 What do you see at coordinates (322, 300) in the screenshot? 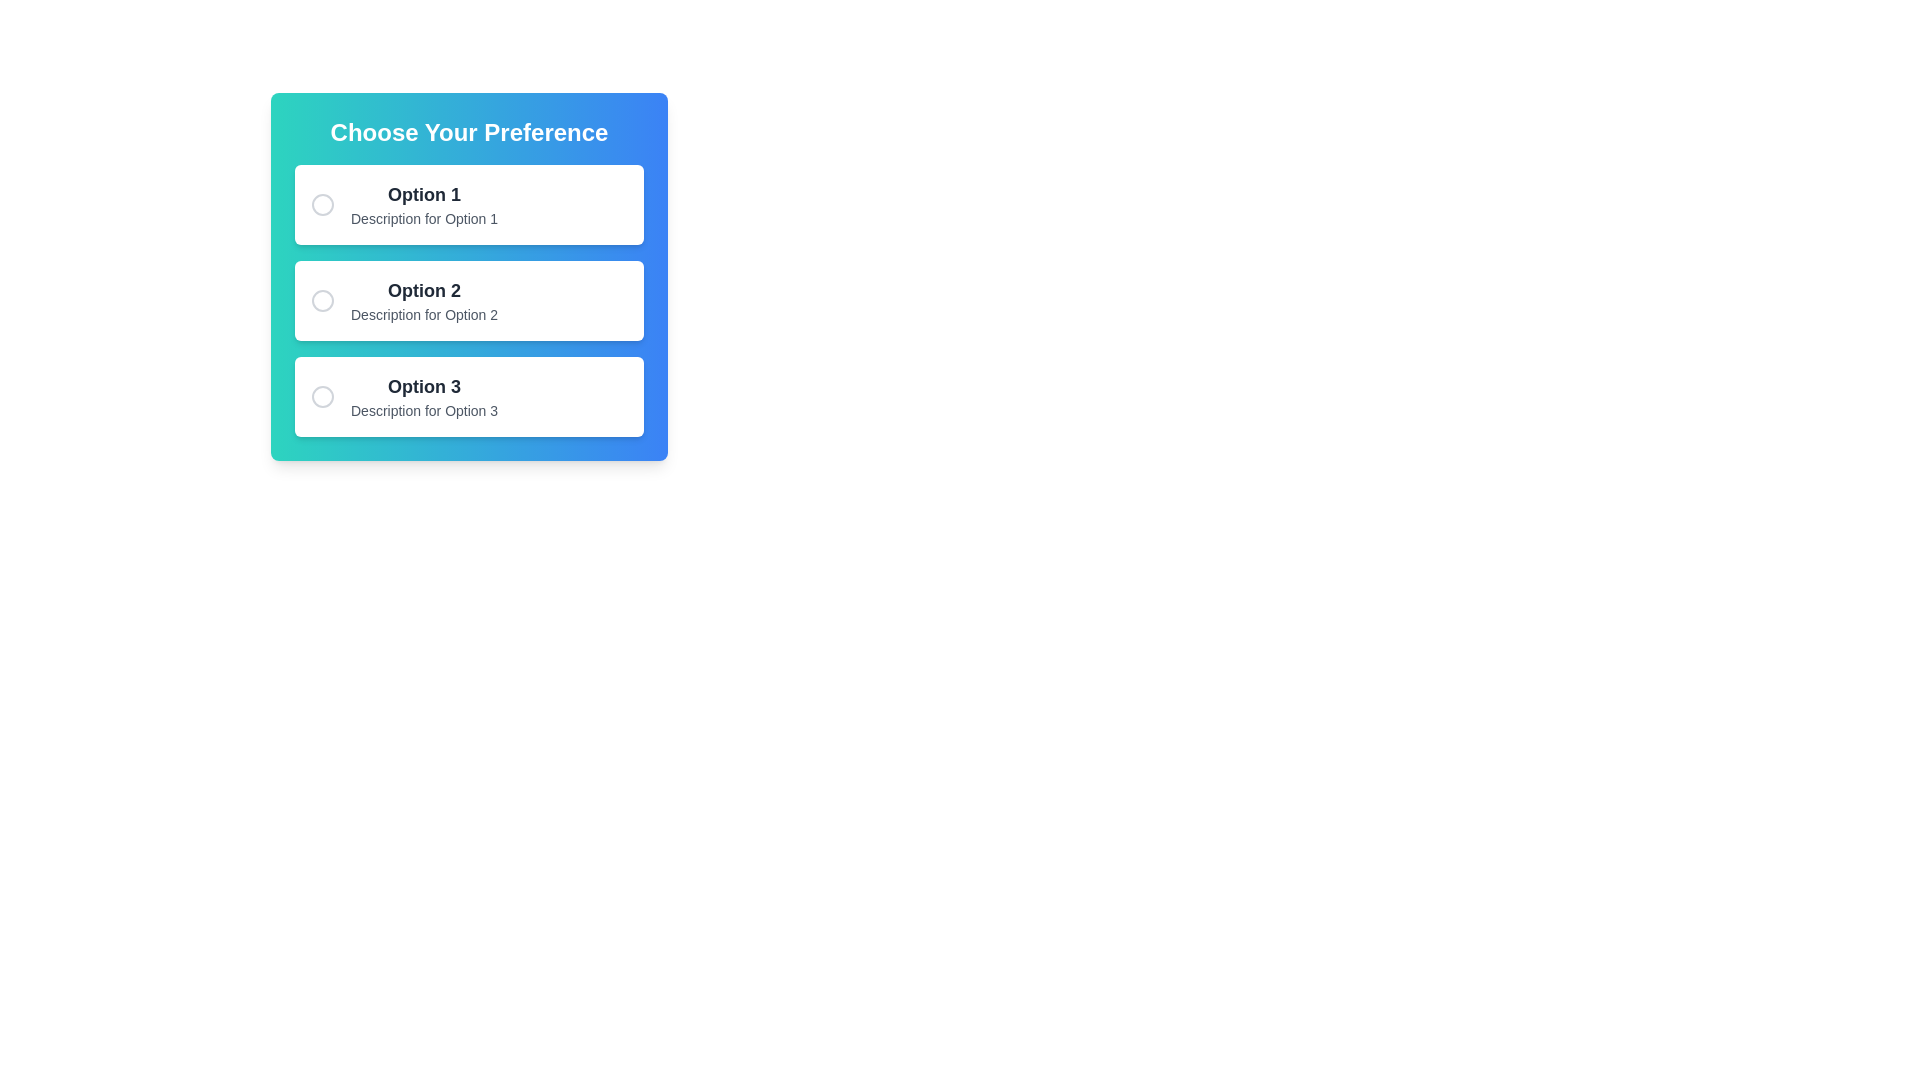
I see `the radio button for 'Option 2'` at bounding box center [322, 300].